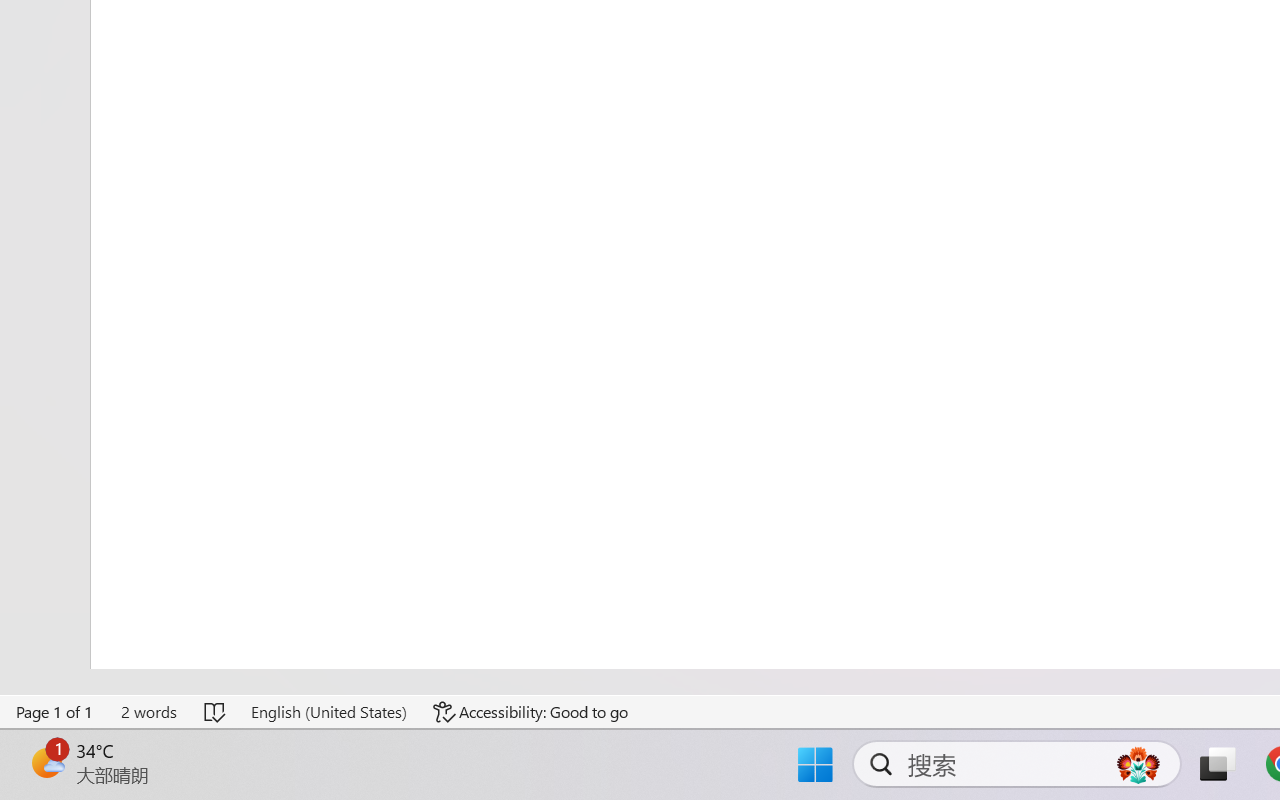 The width and height of the screenshot is (1280, 800). Describe the element at coordinates (531, 711) in the screenshot. I see `'Accessibility Checker Accessibility: Good to go'` at that location.